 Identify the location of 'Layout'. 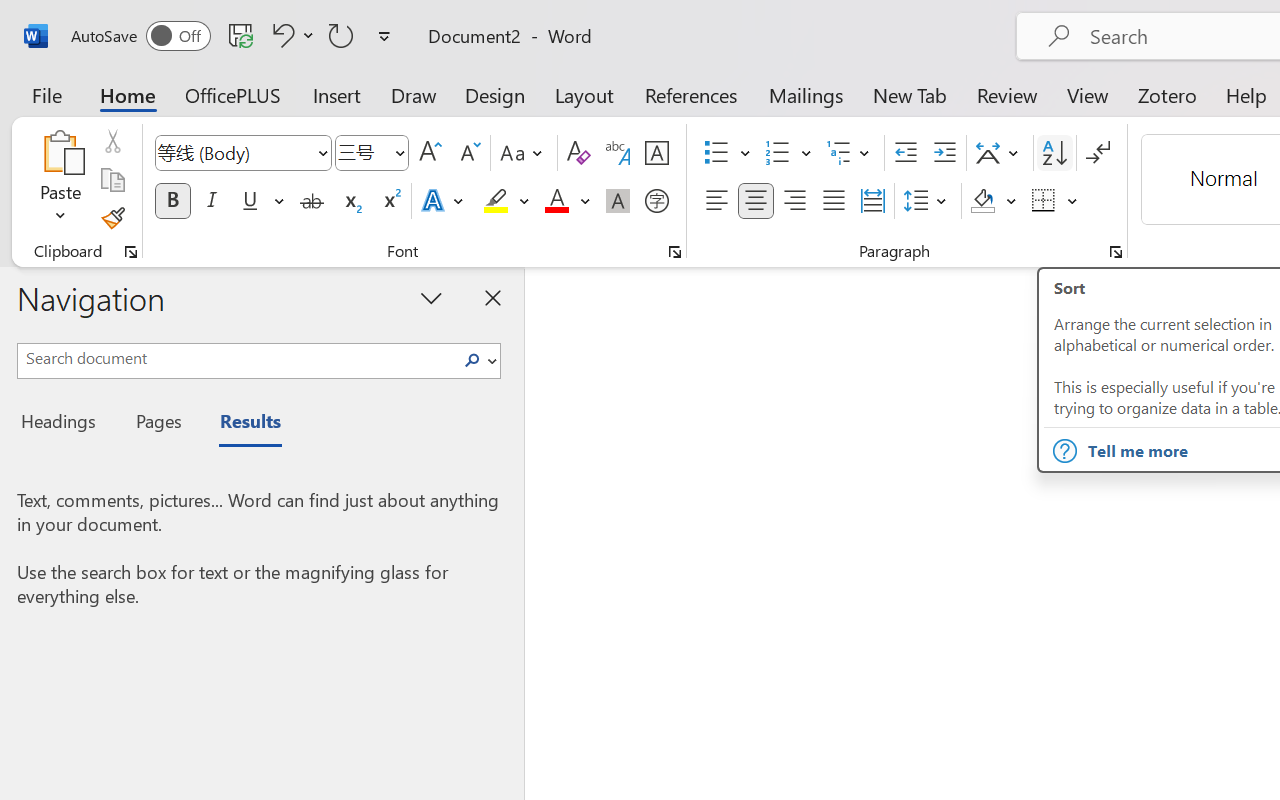
(583, 94).